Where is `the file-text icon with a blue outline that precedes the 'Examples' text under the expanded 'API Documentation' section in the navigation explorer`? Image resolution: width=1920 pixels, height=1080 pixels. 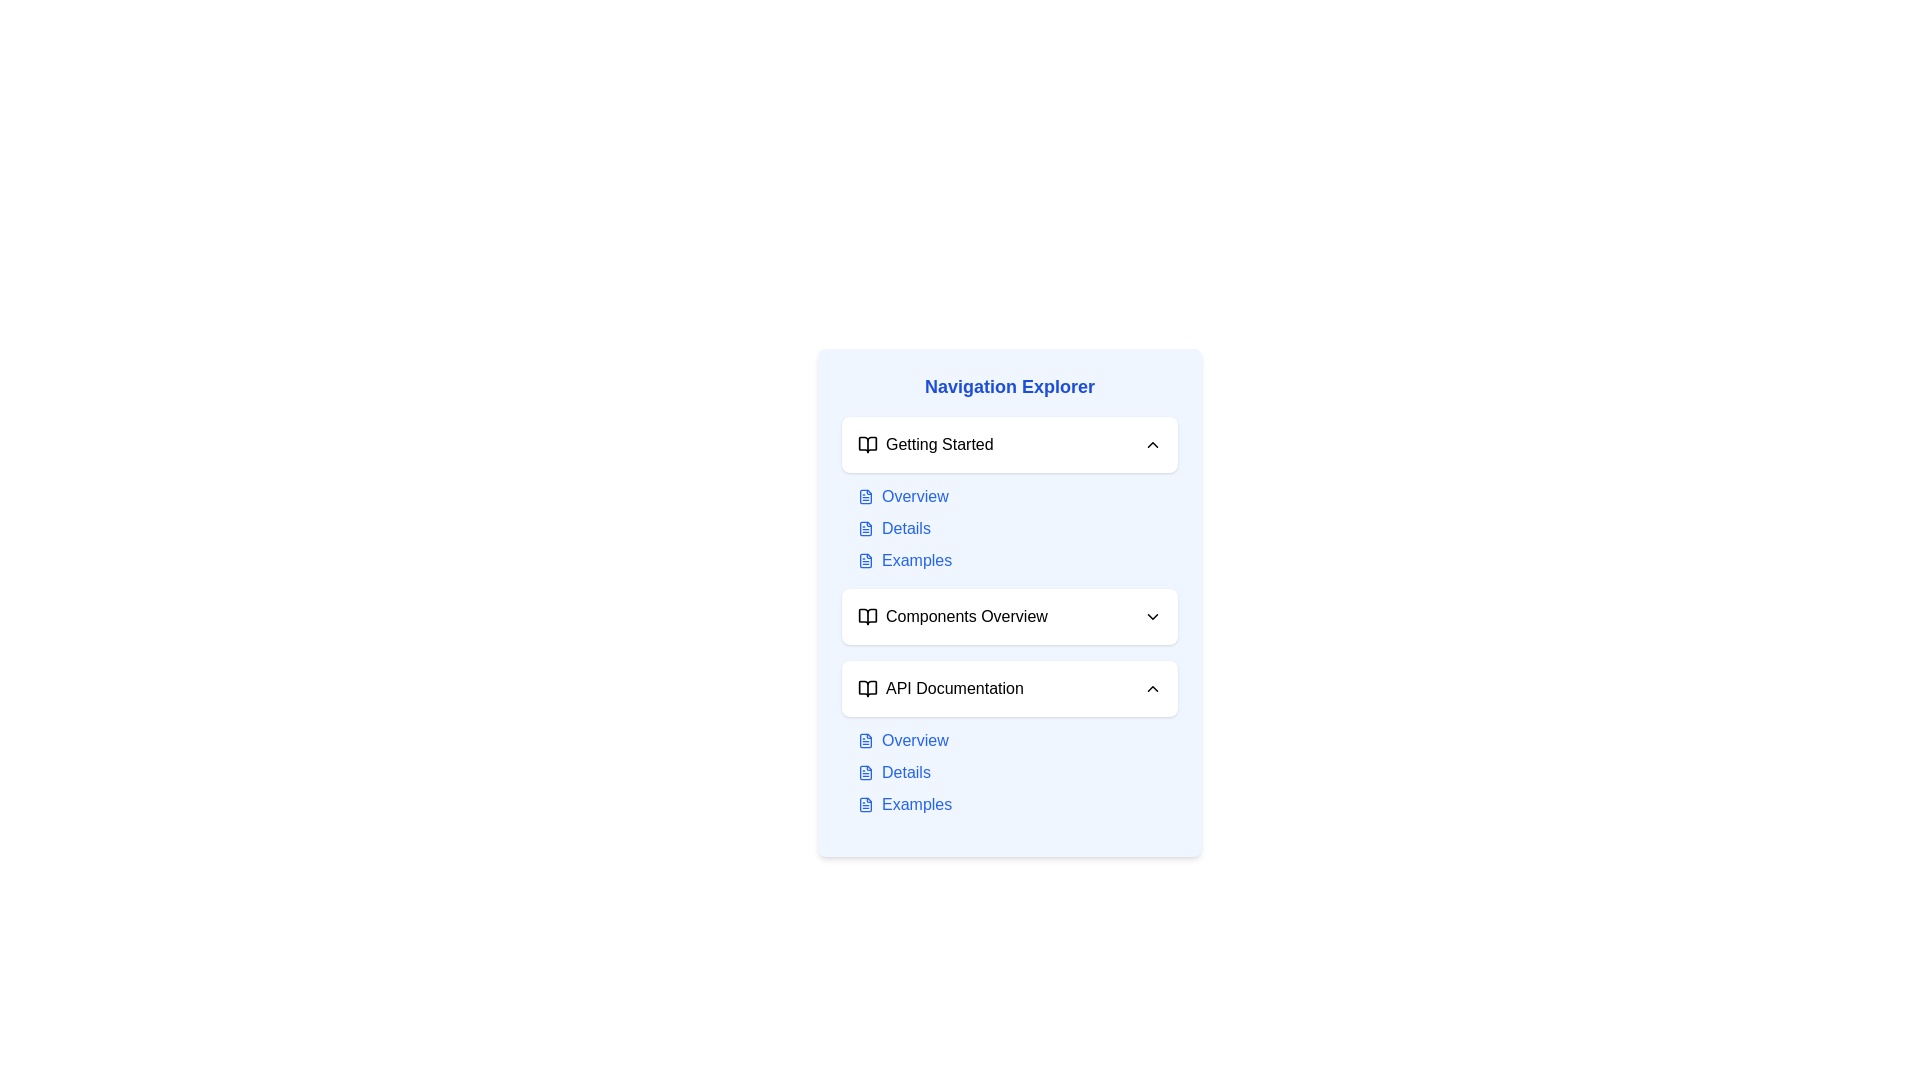
the file-text icon with a blue outline that precedes the 'Examples' text under the expanded 'API Documentation' section in the navigation explorer is located at coordinates (865, 804).